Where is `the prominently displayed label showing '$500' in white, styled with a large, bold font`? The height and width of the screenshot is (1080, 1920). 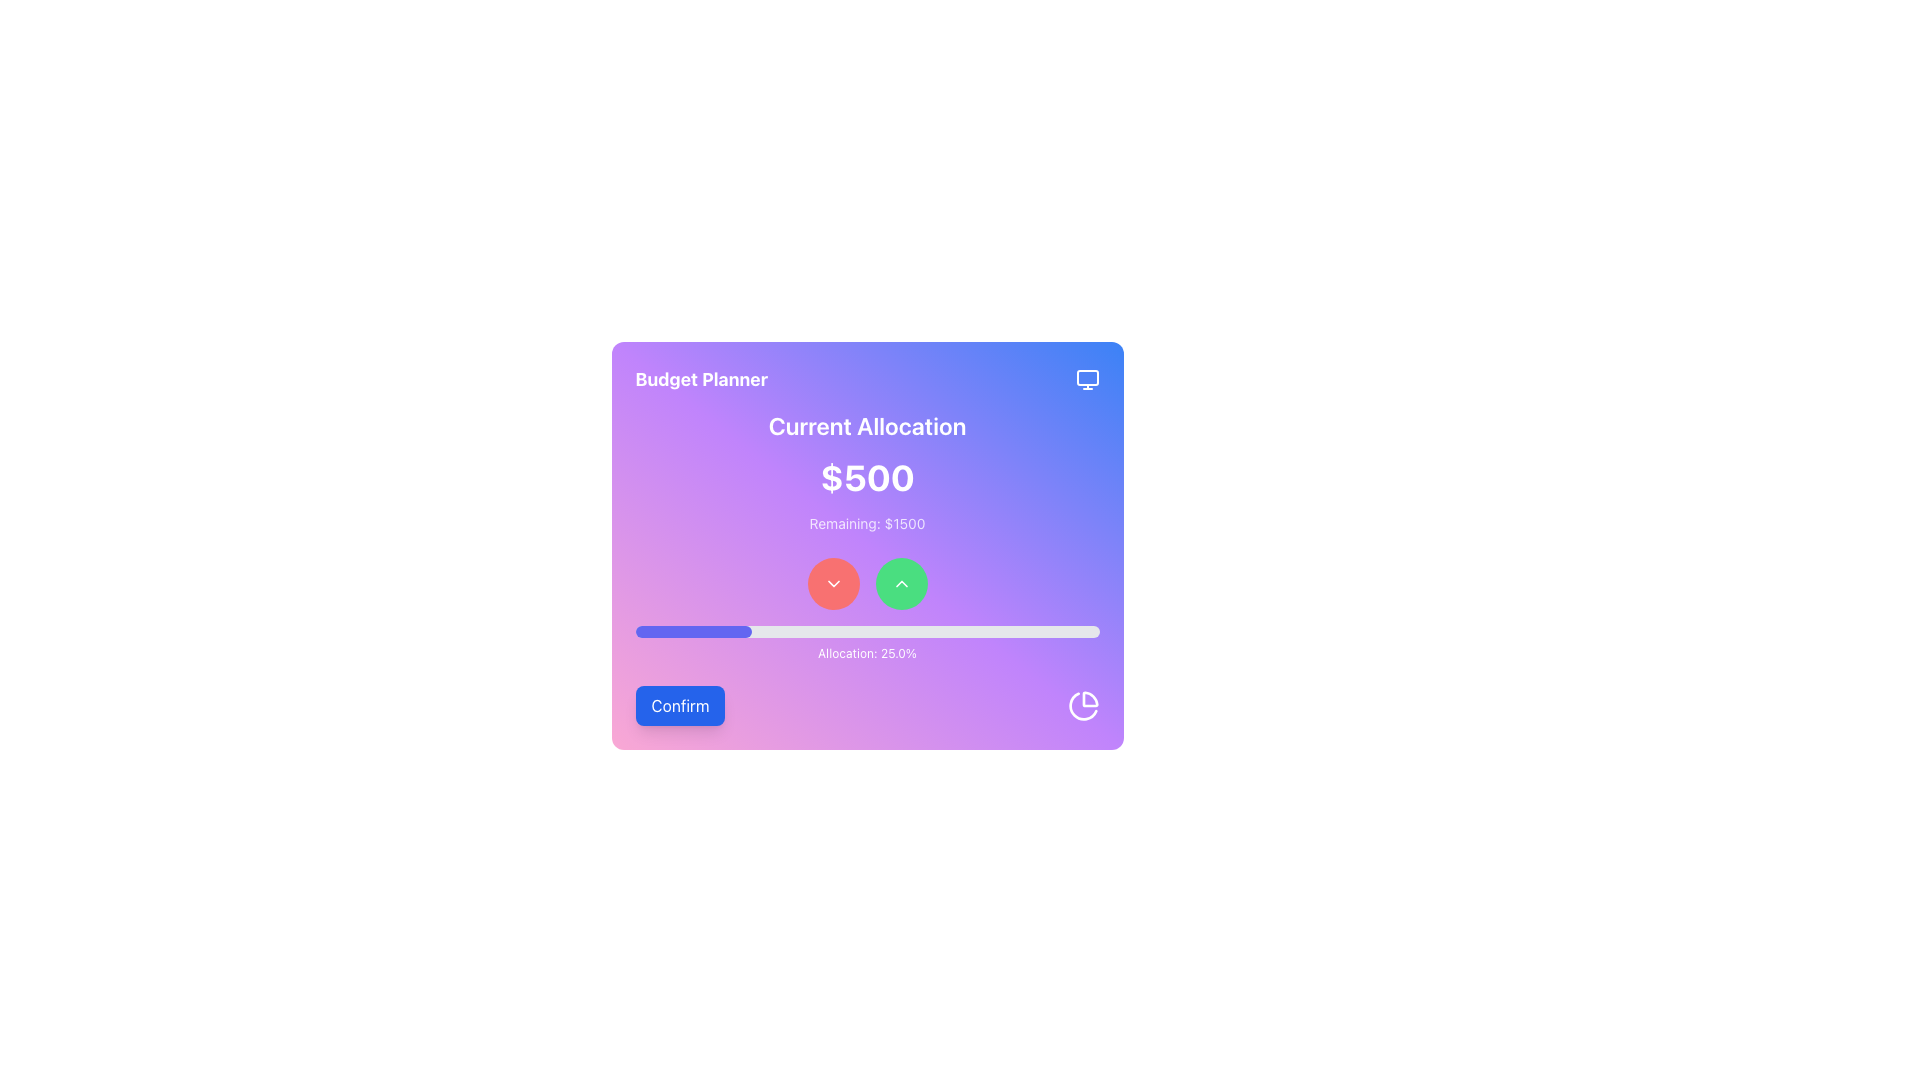
the prominently displayed label showing '$500' in white, styled with a large, bold font is located at coordinates (867, 478).